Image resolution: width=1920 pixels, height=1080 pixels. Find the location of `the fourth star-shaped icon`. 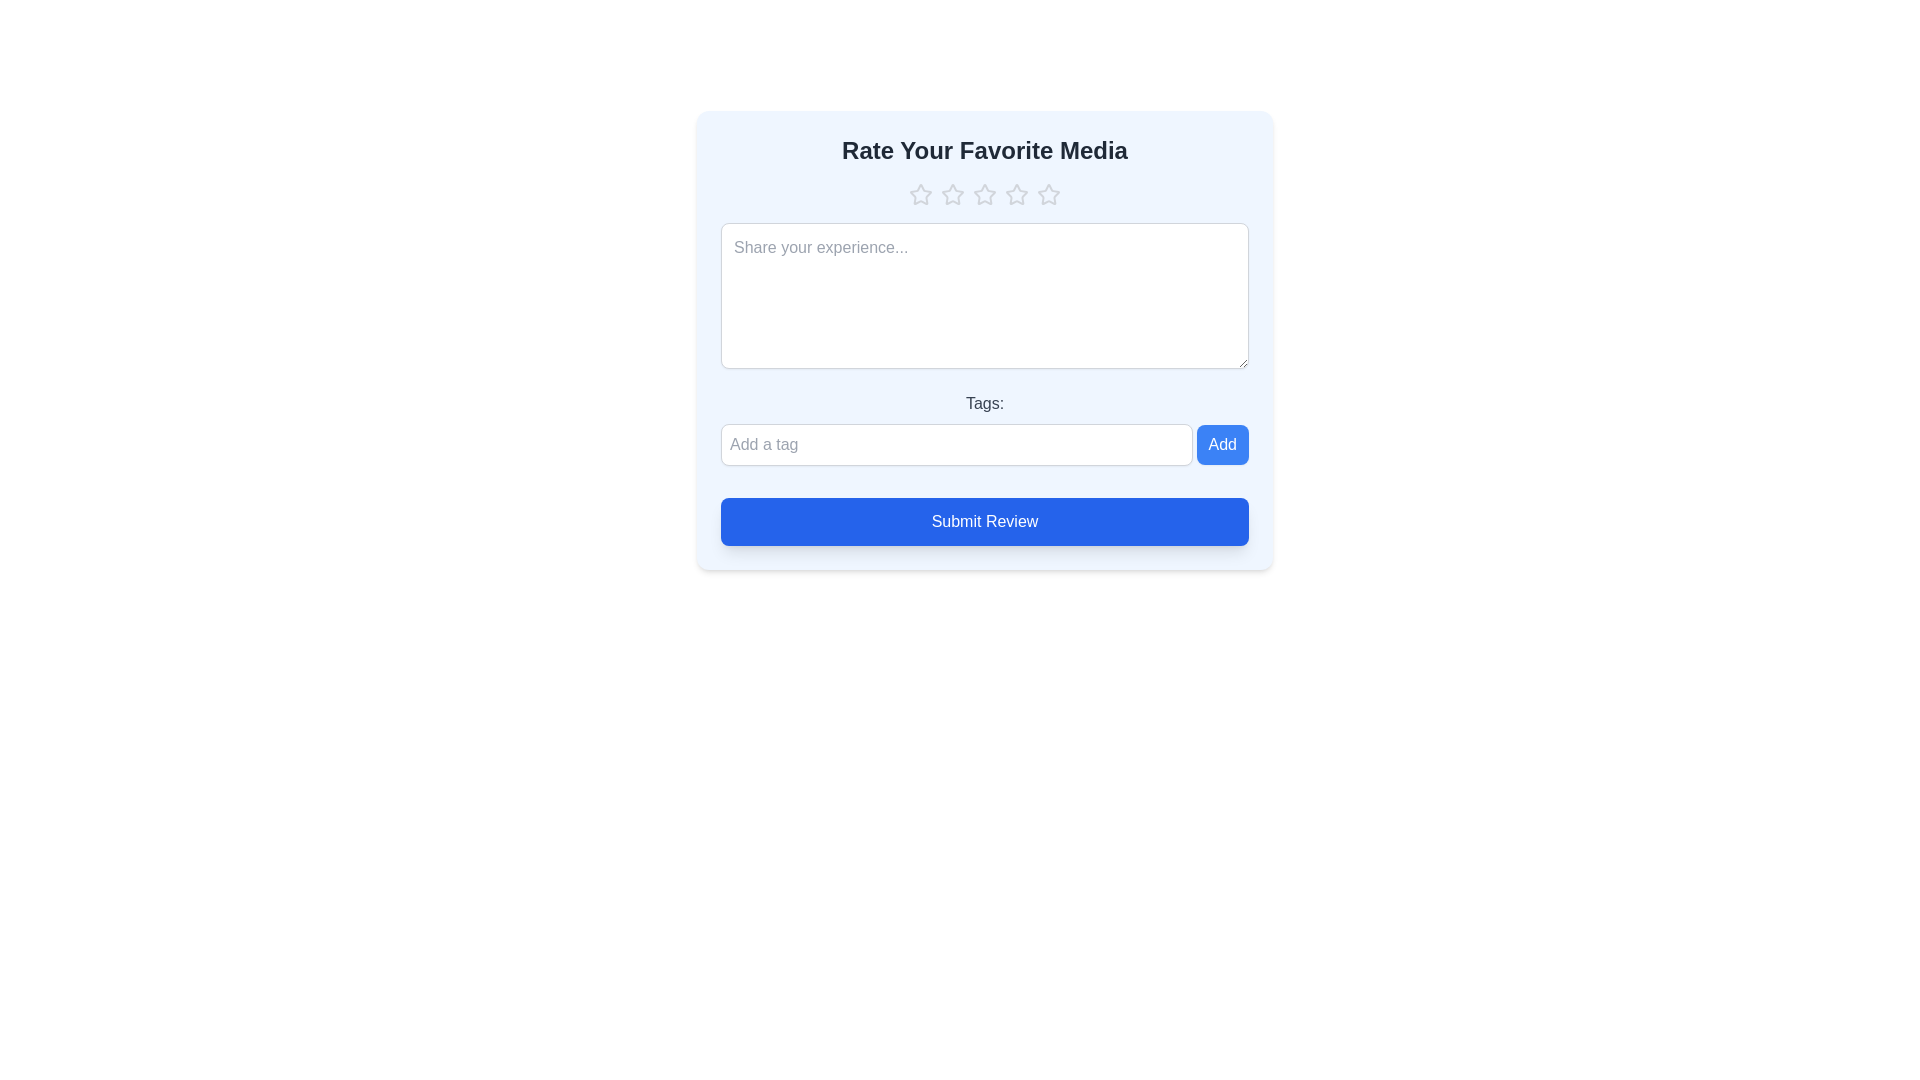

the fourth star-shaped icon is located at coordinates (1017, 195).